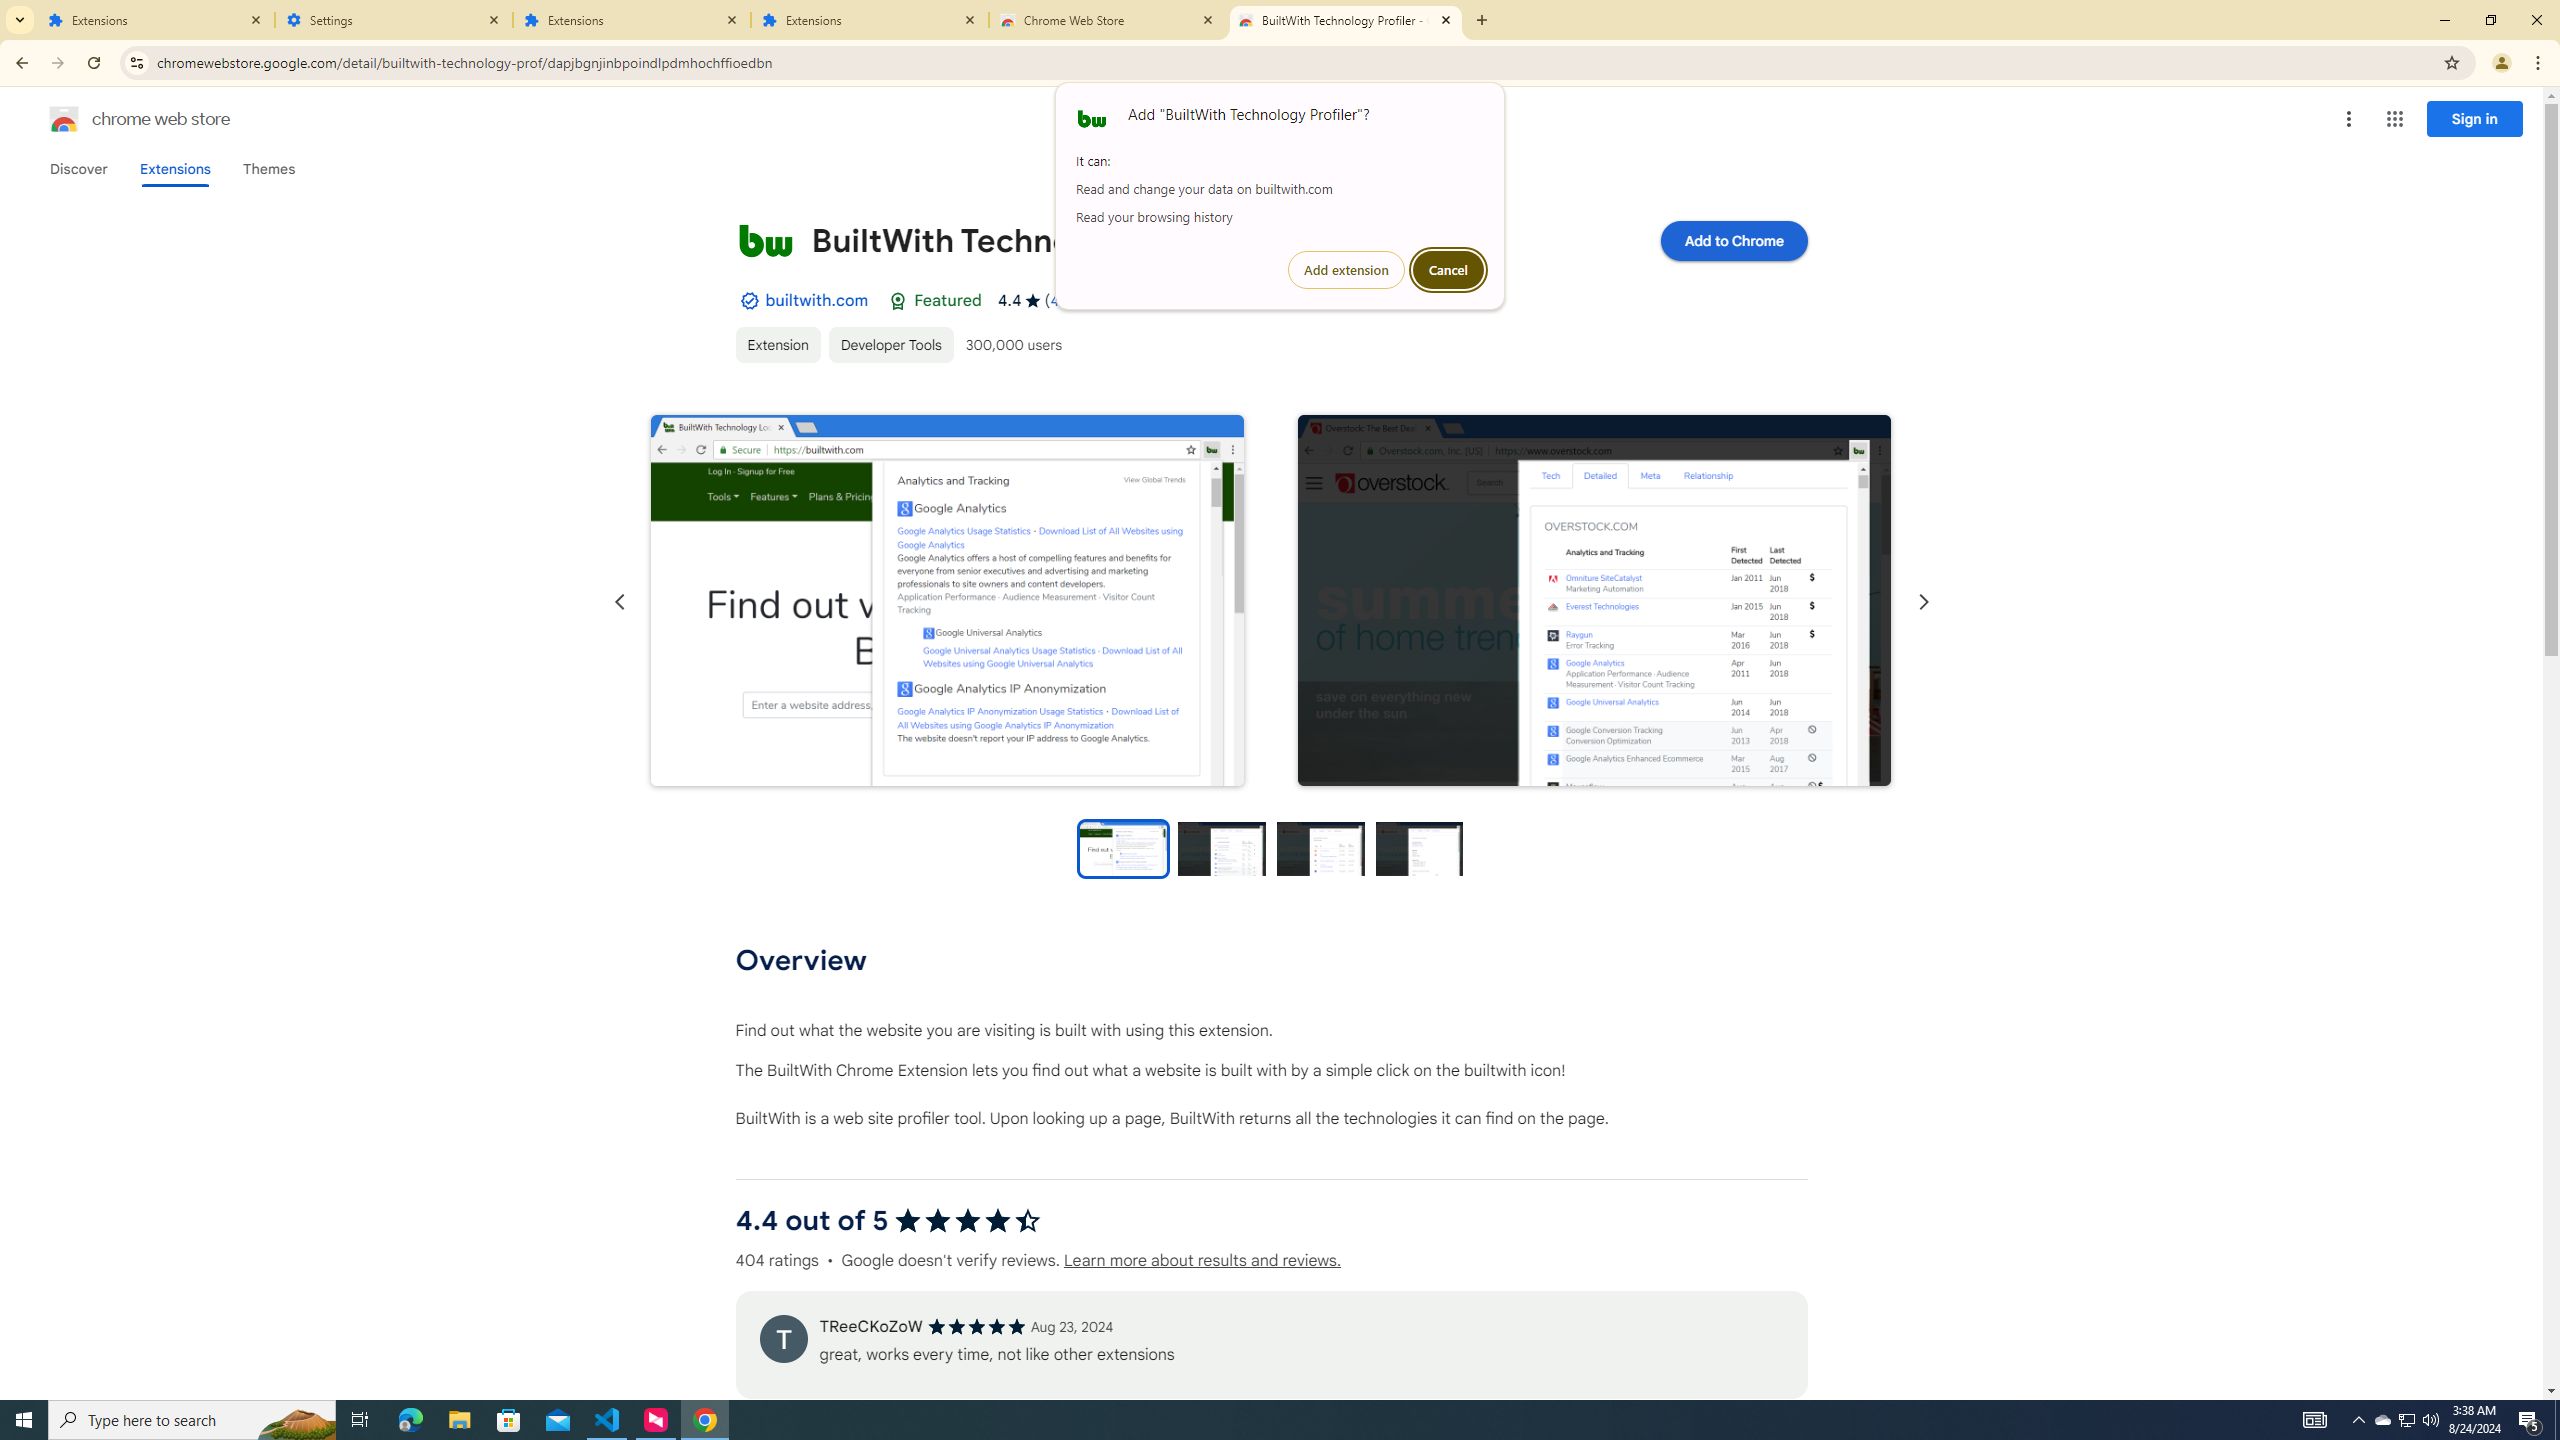 Image resolution: width=2560 pixels, height=1440 pixels. What do you see at coordinates (2382, 1418) in the screenshot?
I see `'User Promoted Notification Area'` at bounding box center [2382, 1418].